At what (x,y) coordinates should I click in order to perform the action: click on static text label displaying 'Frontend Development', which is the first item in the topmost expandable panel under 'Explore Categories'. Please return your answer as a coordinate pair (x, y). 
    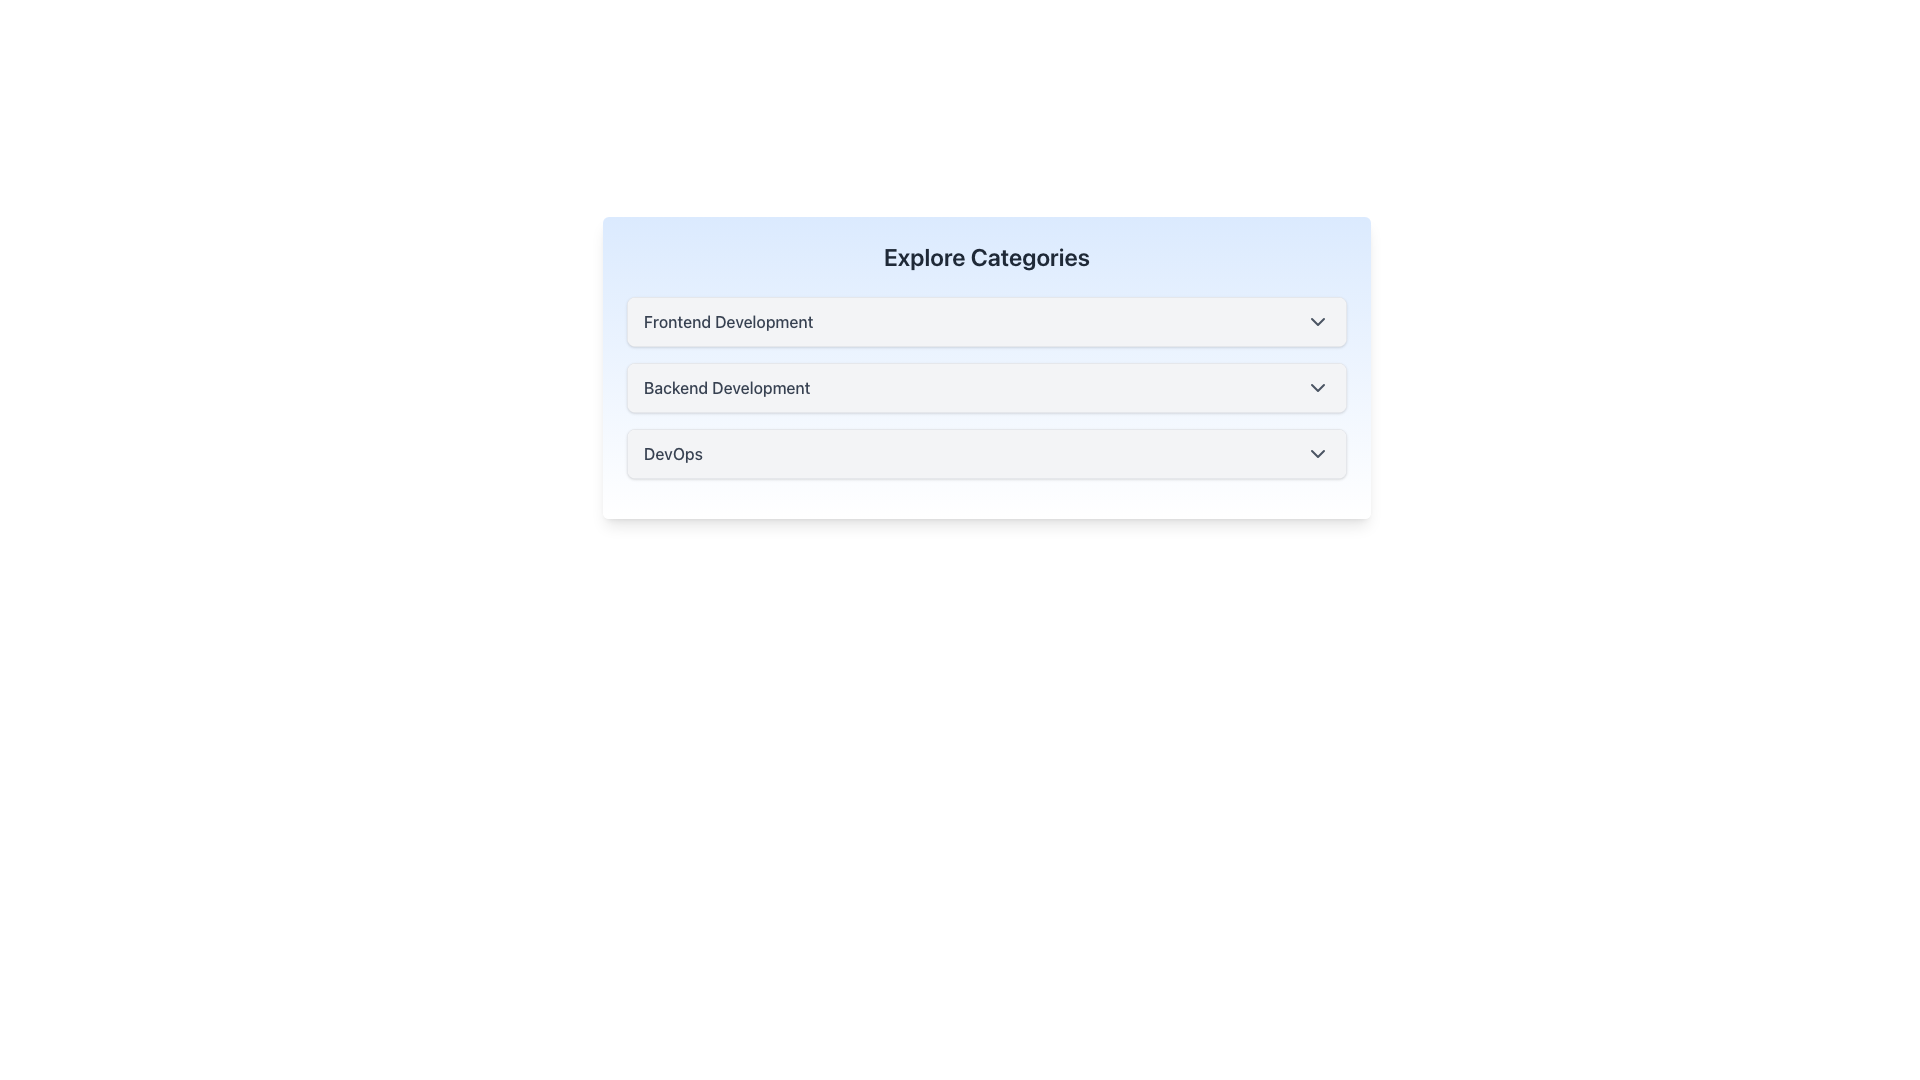
    Looking at the image, I should click on (727, 320).